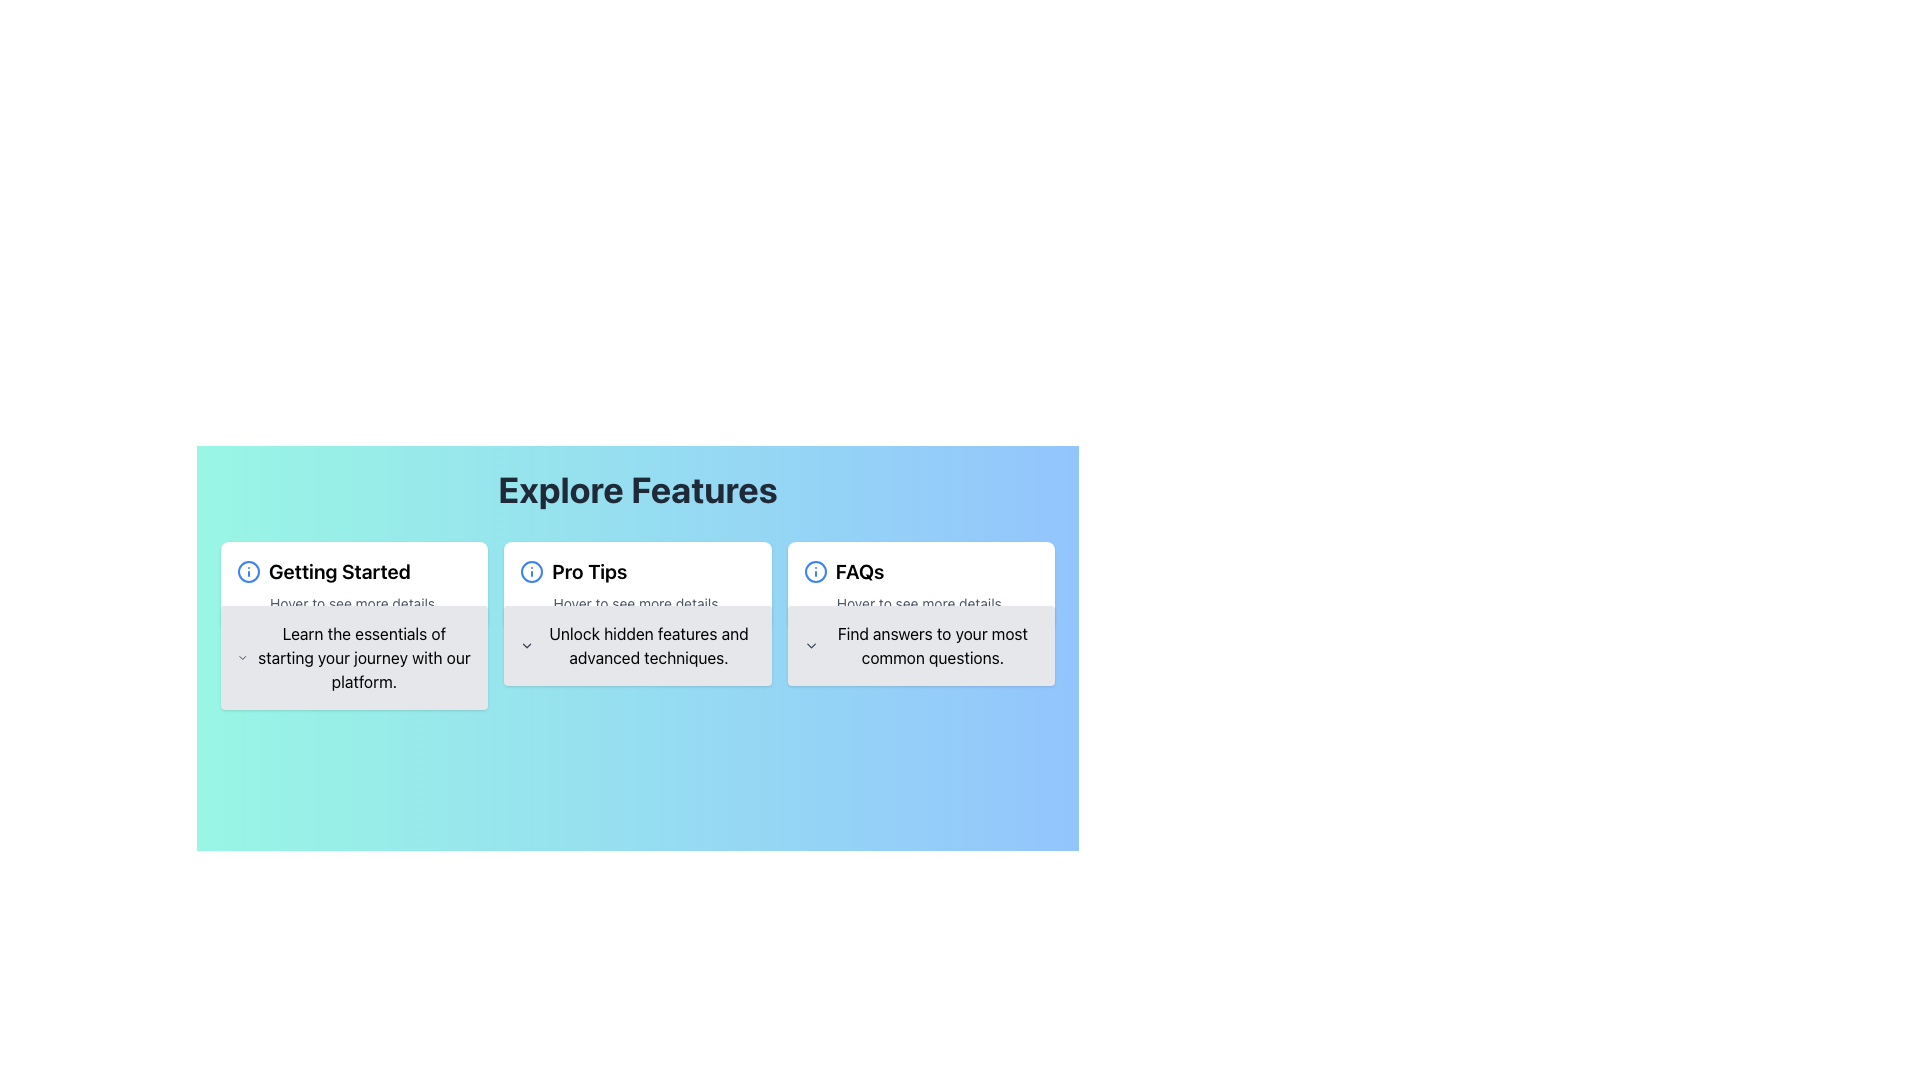  I want to click on the descriptive text element in the 'Pro Tips' card, which provides information about advanced features and techniques, so click(648, 645).